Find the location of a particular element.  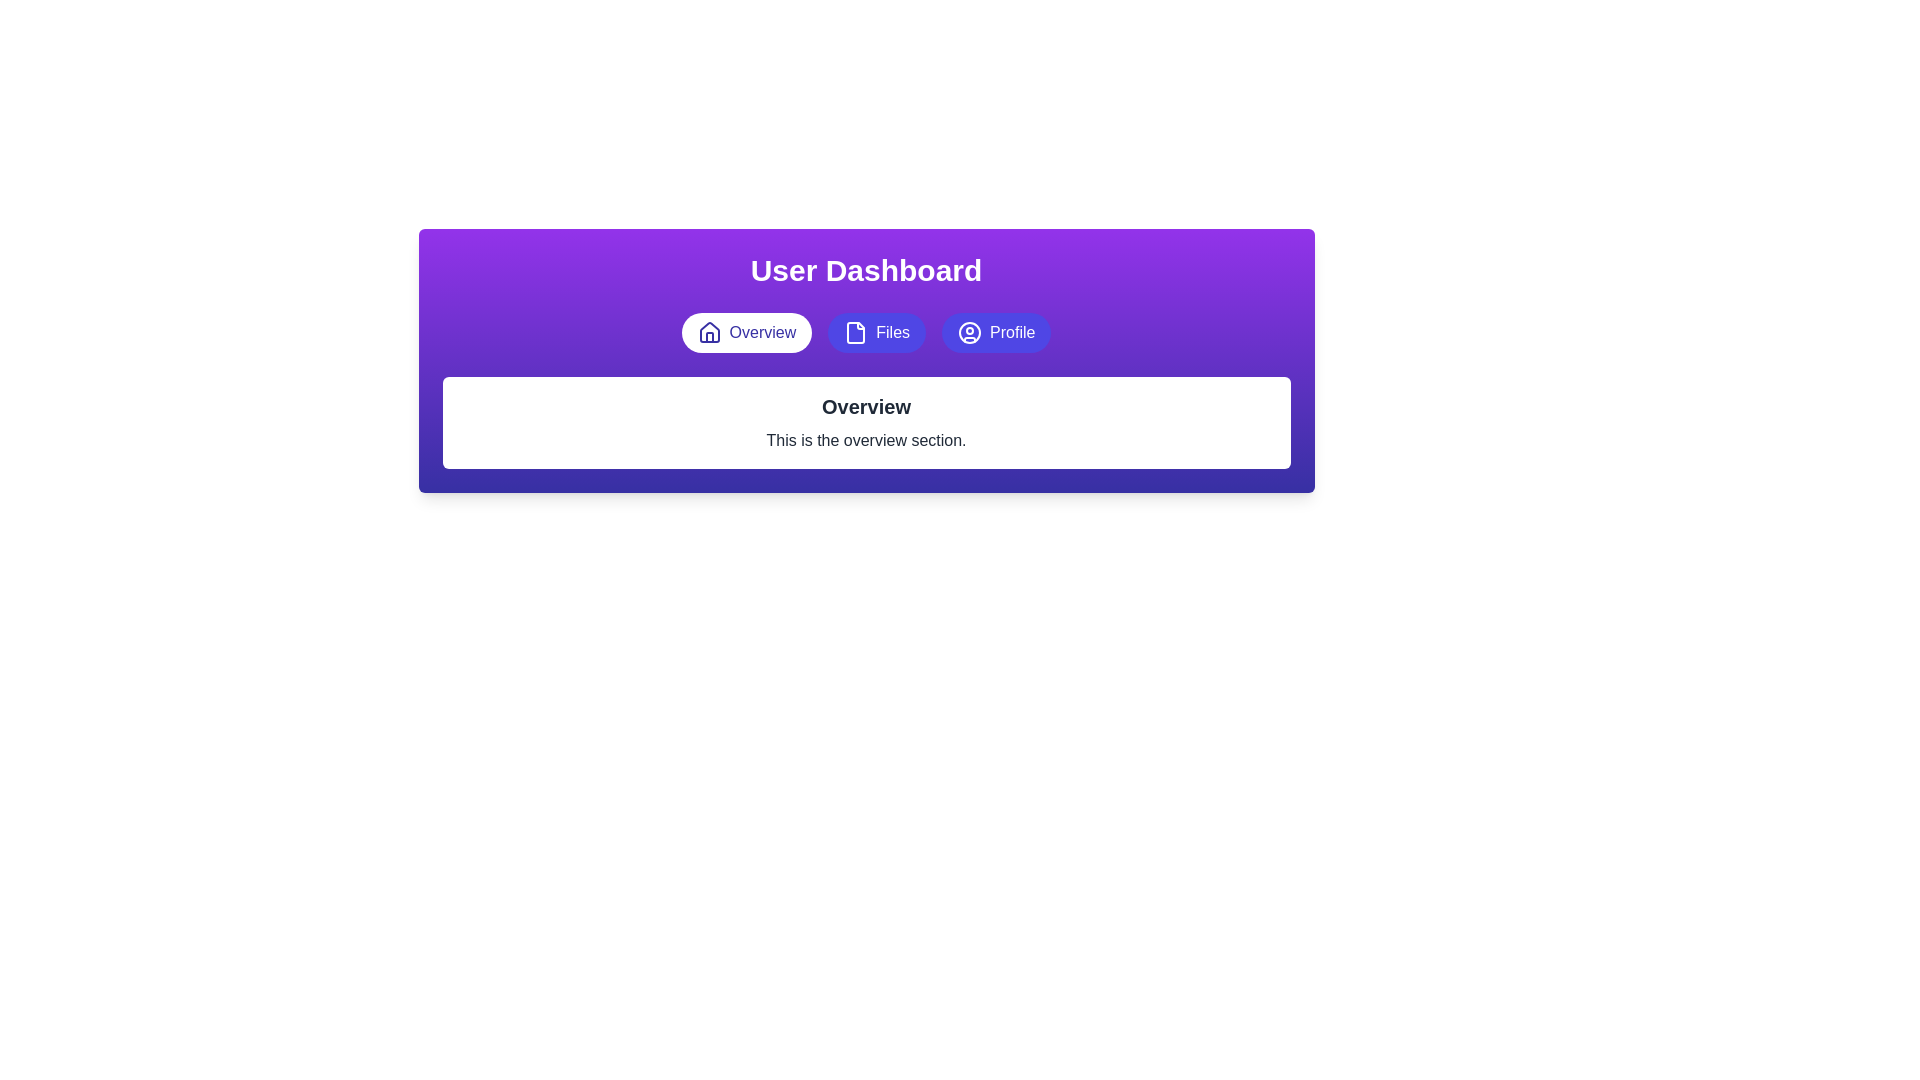

the house icon above the 'Overview' text within the oval button is located at coordinates (709, 331).